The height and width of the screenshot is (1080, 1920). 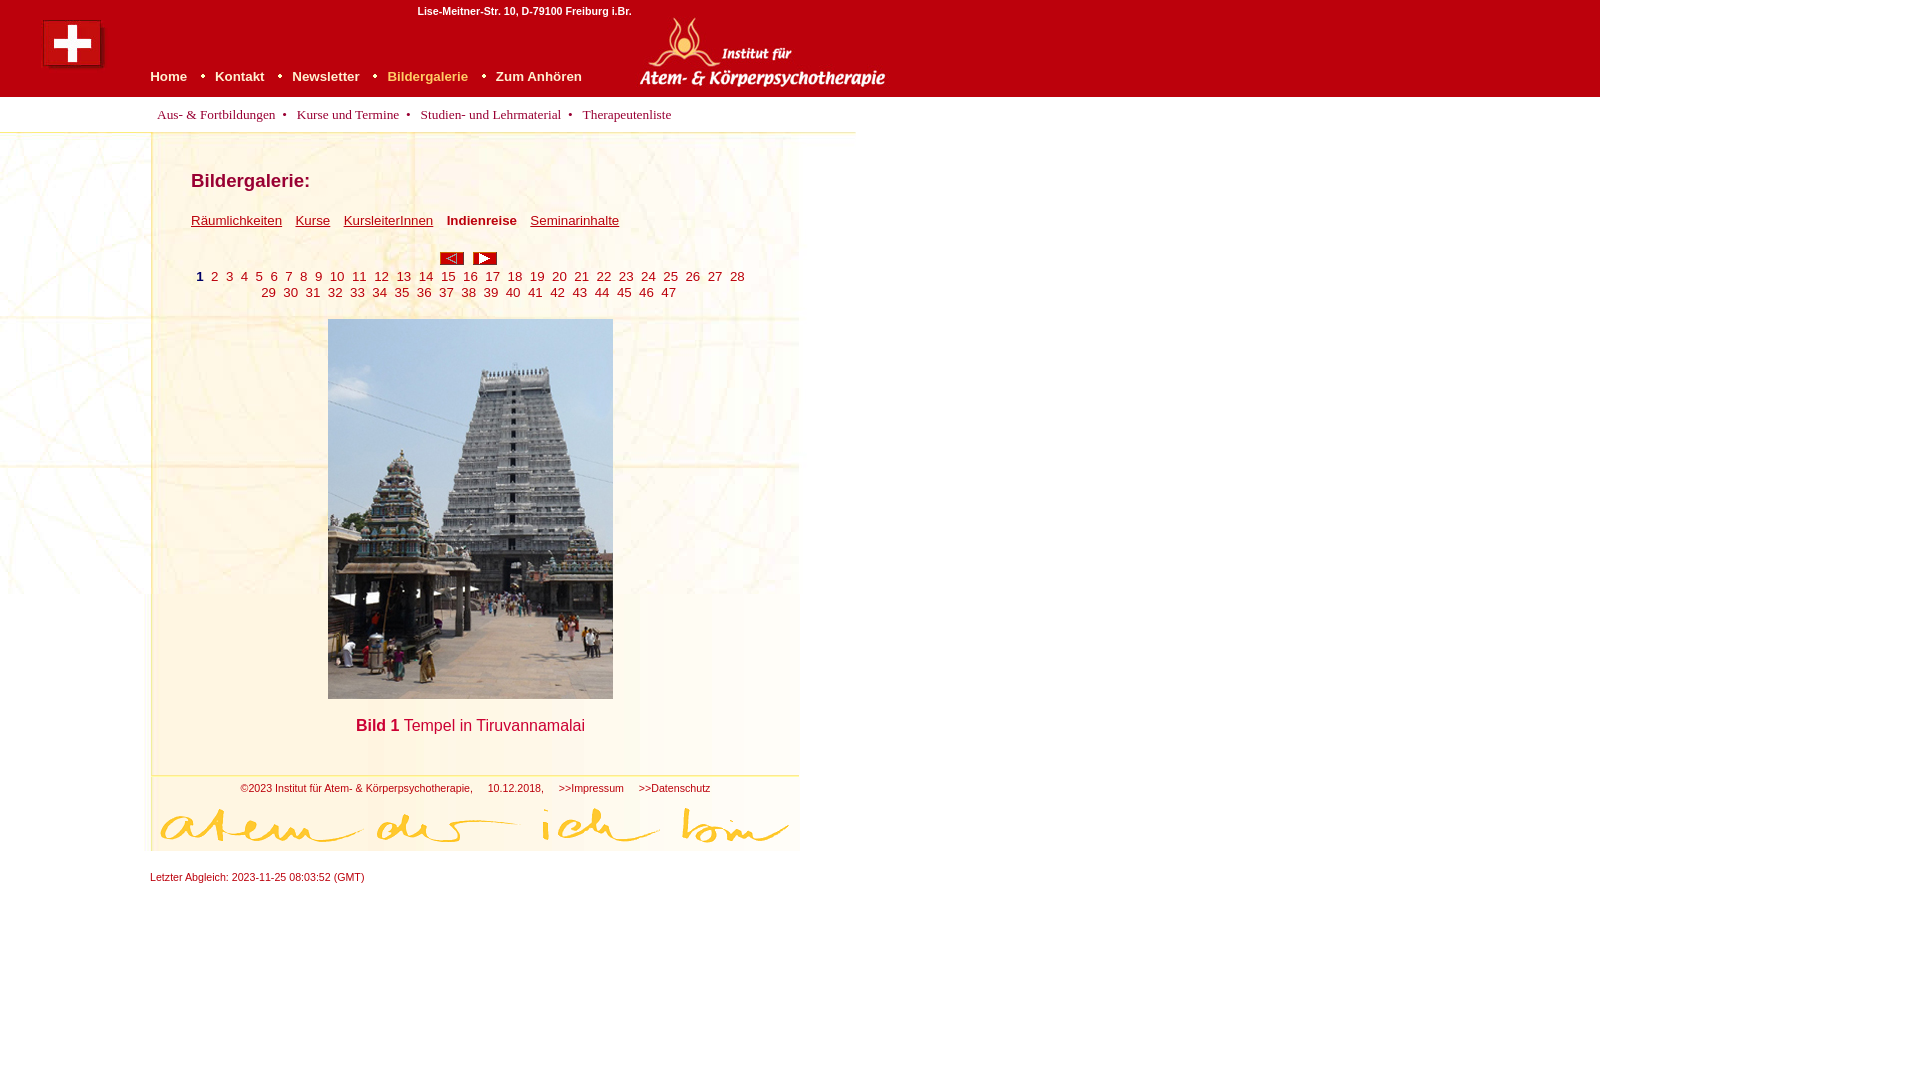 I want to click on '4', so click(x=243, y=276).